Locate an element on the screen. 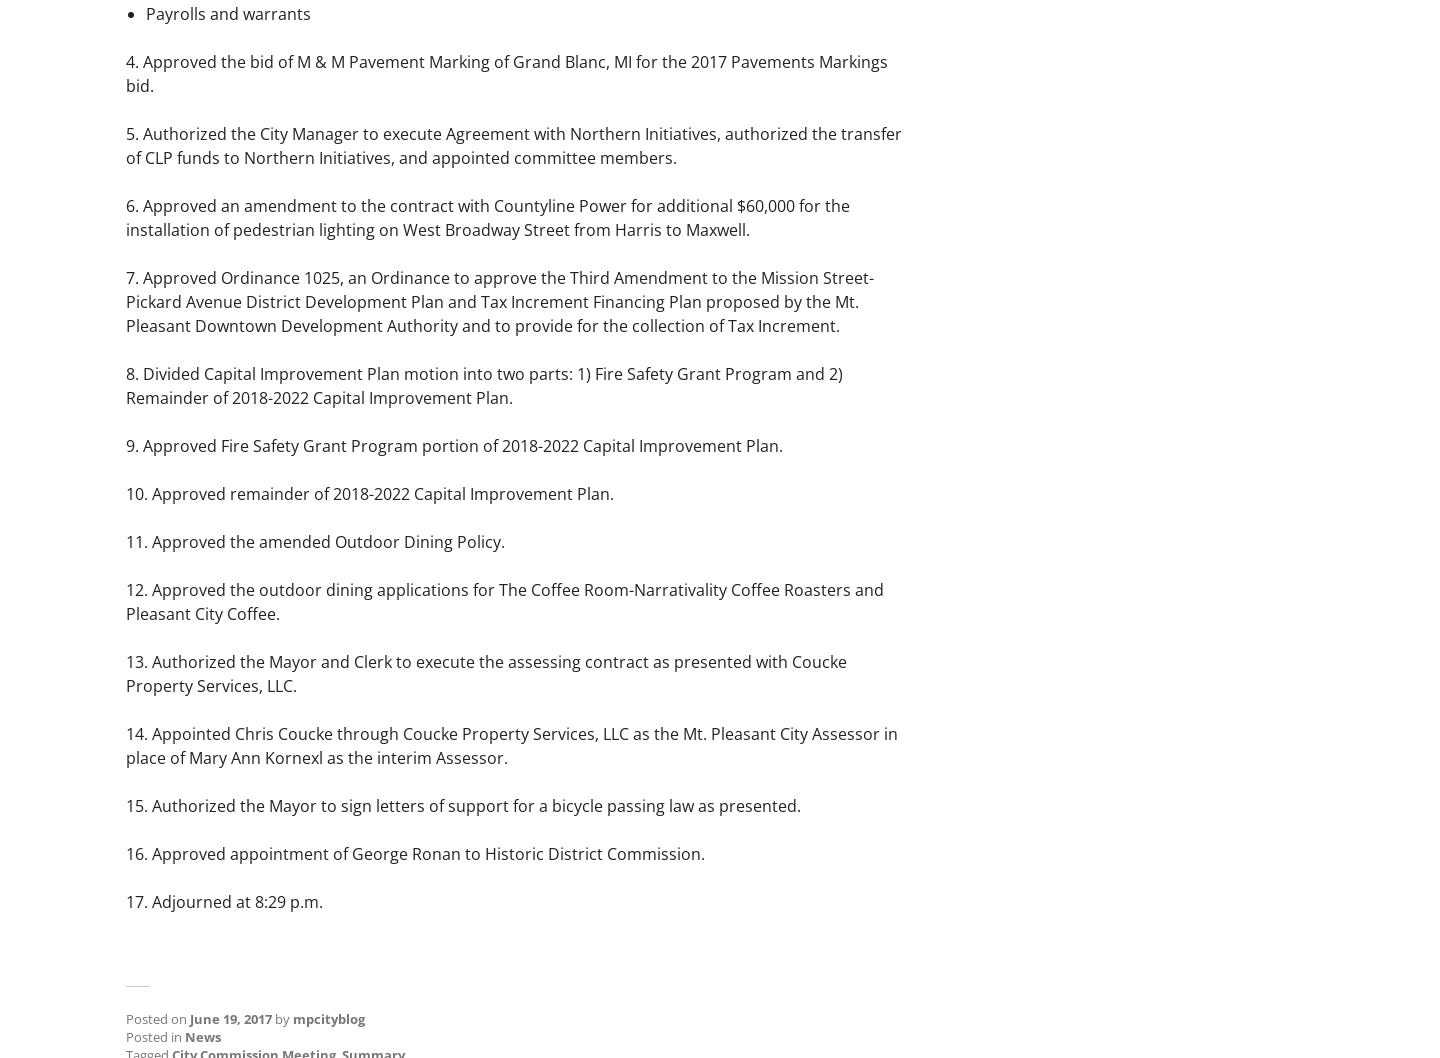 The image size is (1440, 1058). '12. Approved the outdoor dining applications for The Coffee Room-Narrativality Coffee Roasters and Pleasant City Coffee.' is located at coordinates (504, 601).